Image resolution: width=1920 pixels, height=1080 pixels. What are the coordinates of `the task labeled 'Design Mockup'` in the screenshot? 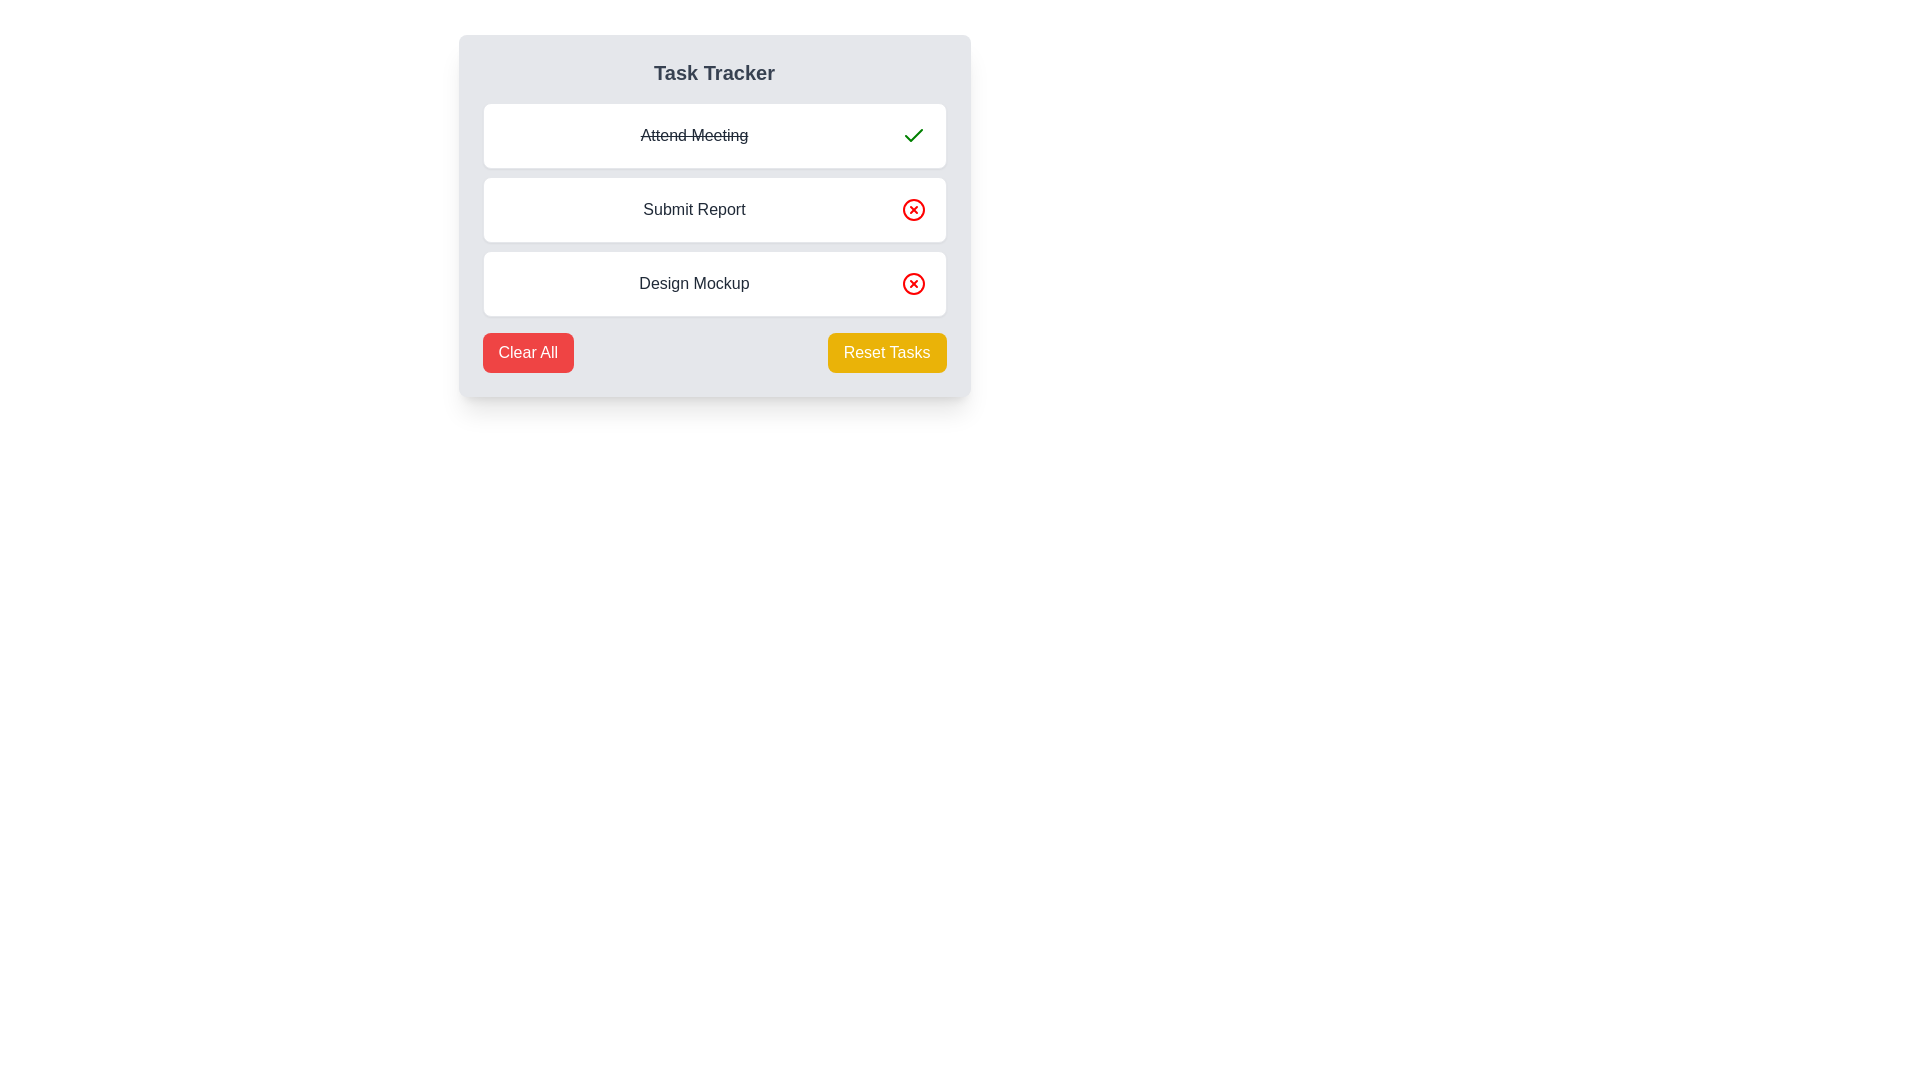 It's located at (714, 284).